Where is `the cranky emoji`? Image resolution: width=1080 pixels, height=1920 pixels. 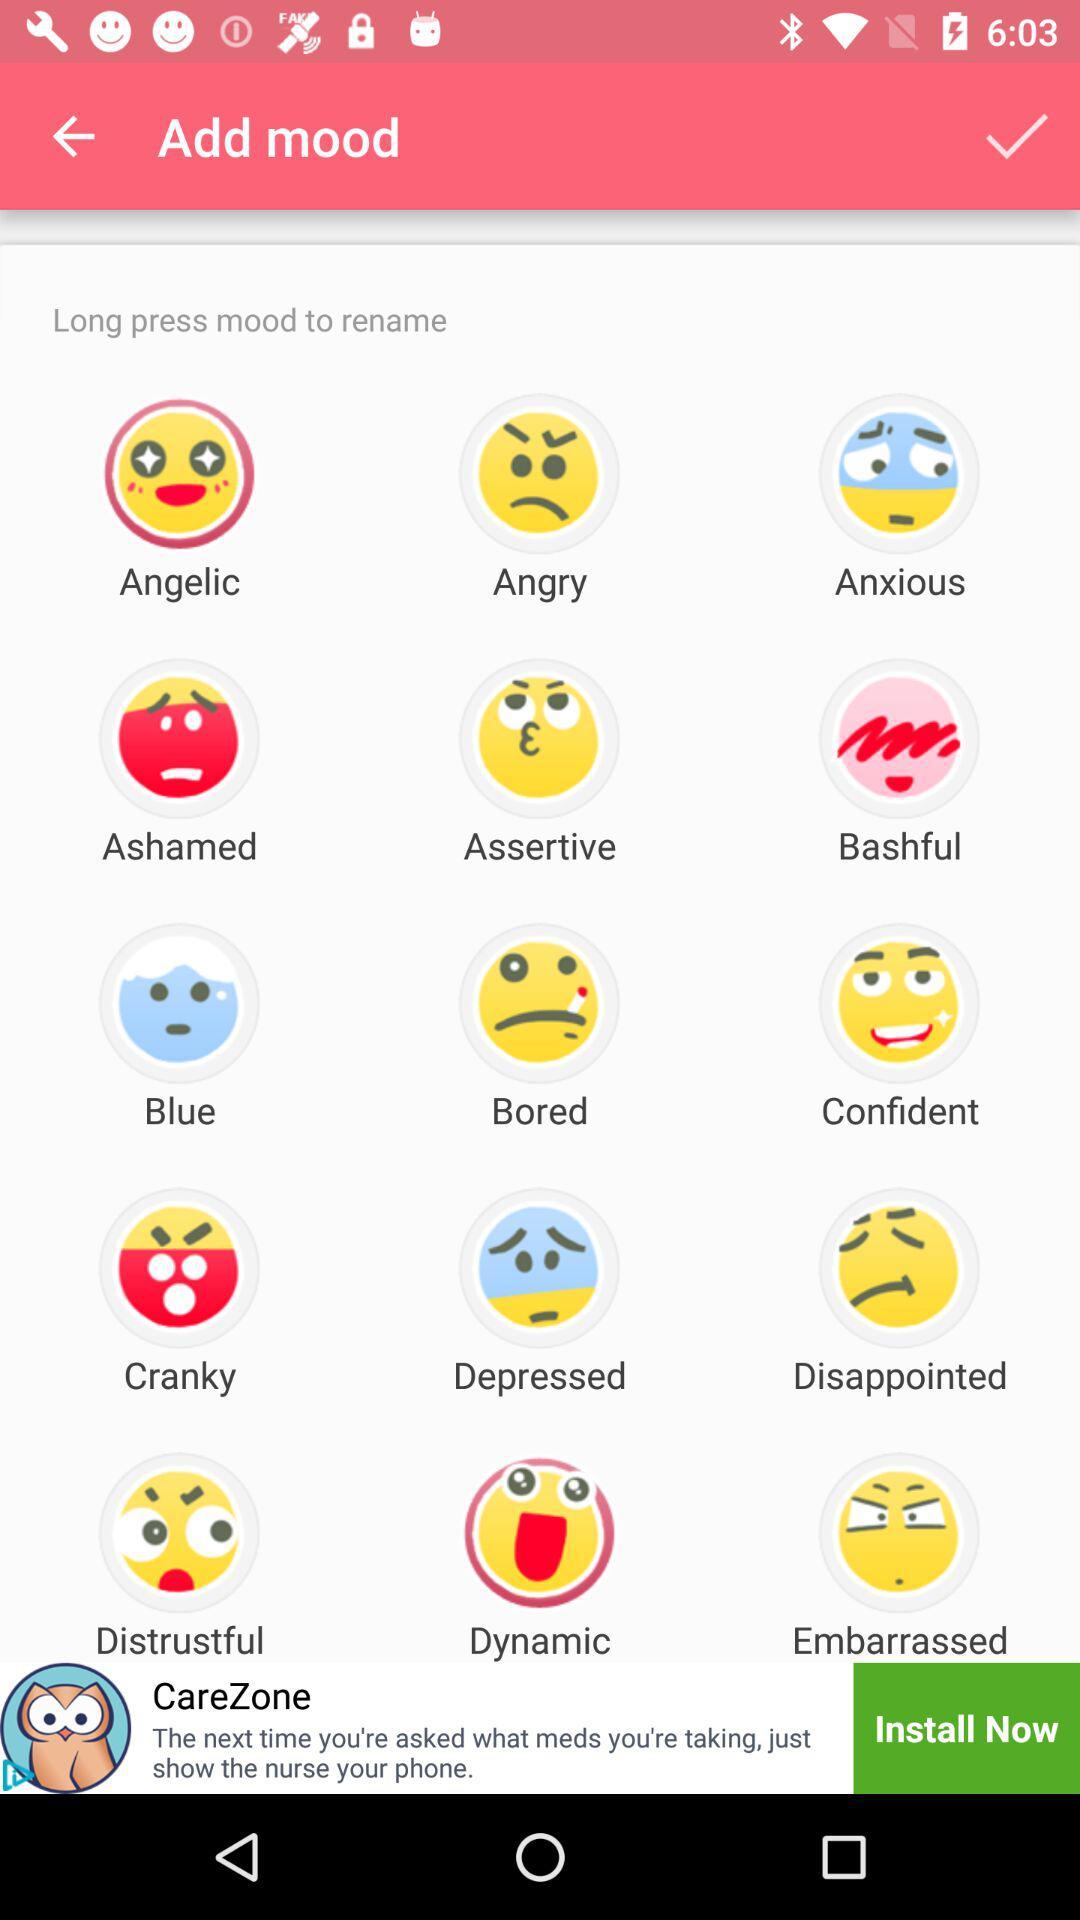
the cranky emoji is located at coordinates (178, 1267).